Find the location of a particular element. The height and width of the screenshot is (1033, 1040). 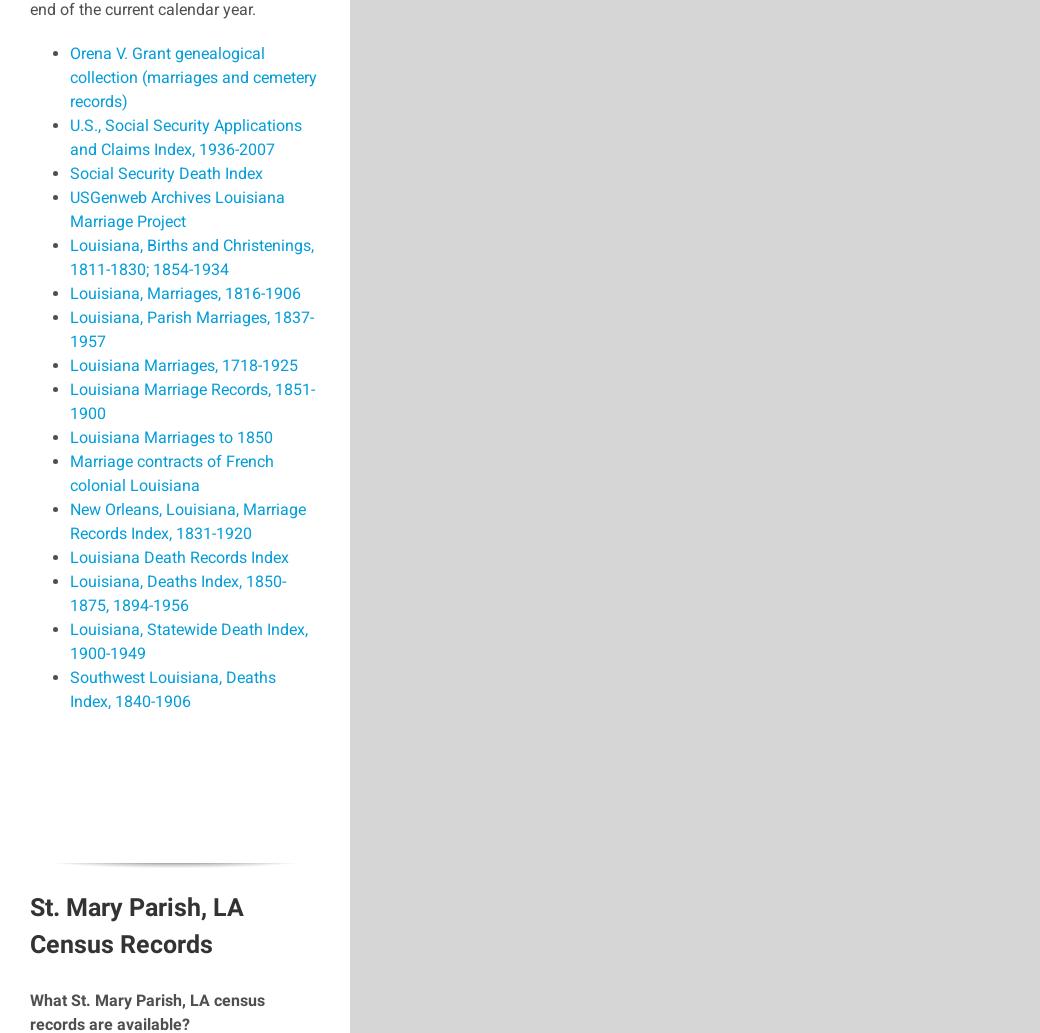

'USGenweb Archives Louisiana Marriage Project' is located at coordinates (177, 208).